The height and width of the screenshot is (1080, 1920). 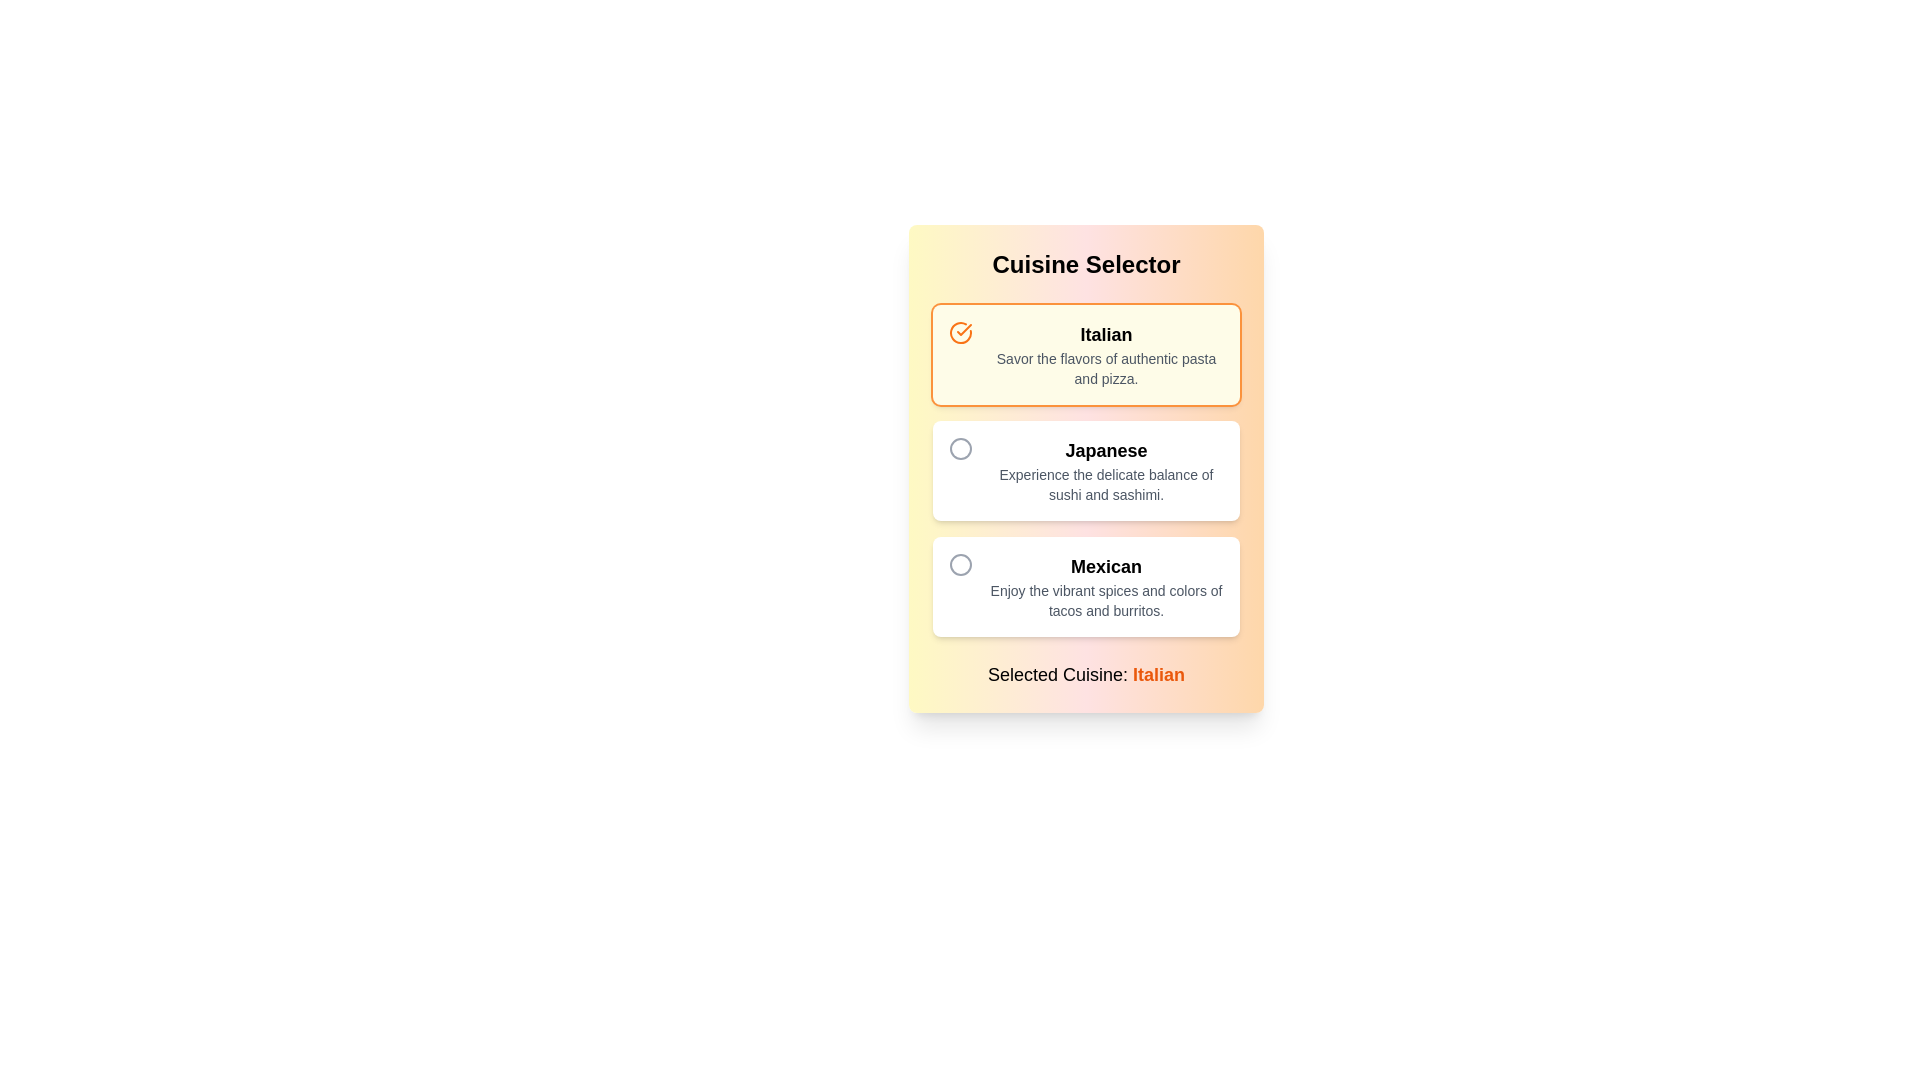 What do you see at coordinates (1105, 451) in the screenshot?
I see `the Text label that identifies the Japanese cuisine option in the 'Cuisine Selector' interface, which is positioned centrally below the 'Cuisine Selector' label and above the description text` at bounding box center [1105, 451].